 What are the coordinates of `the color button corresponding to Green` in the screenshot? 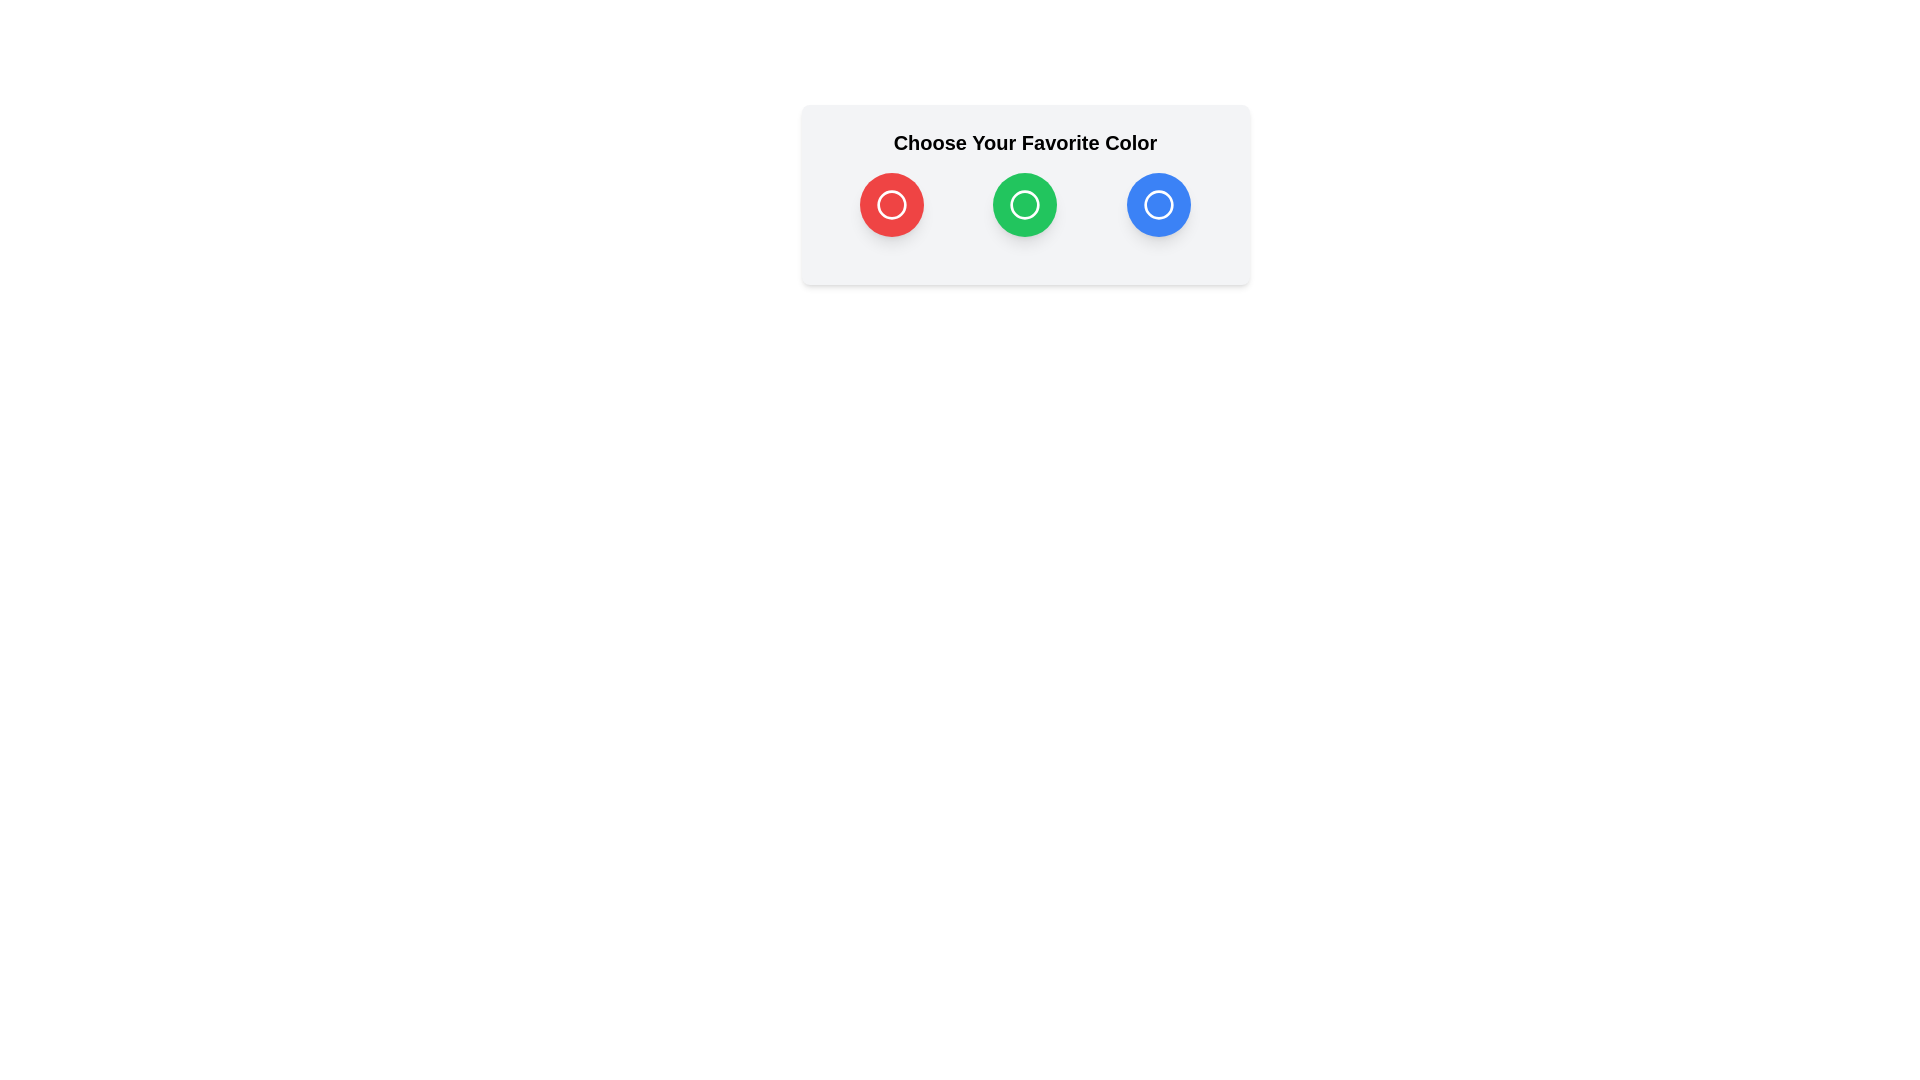 It's located at (1025, 204).